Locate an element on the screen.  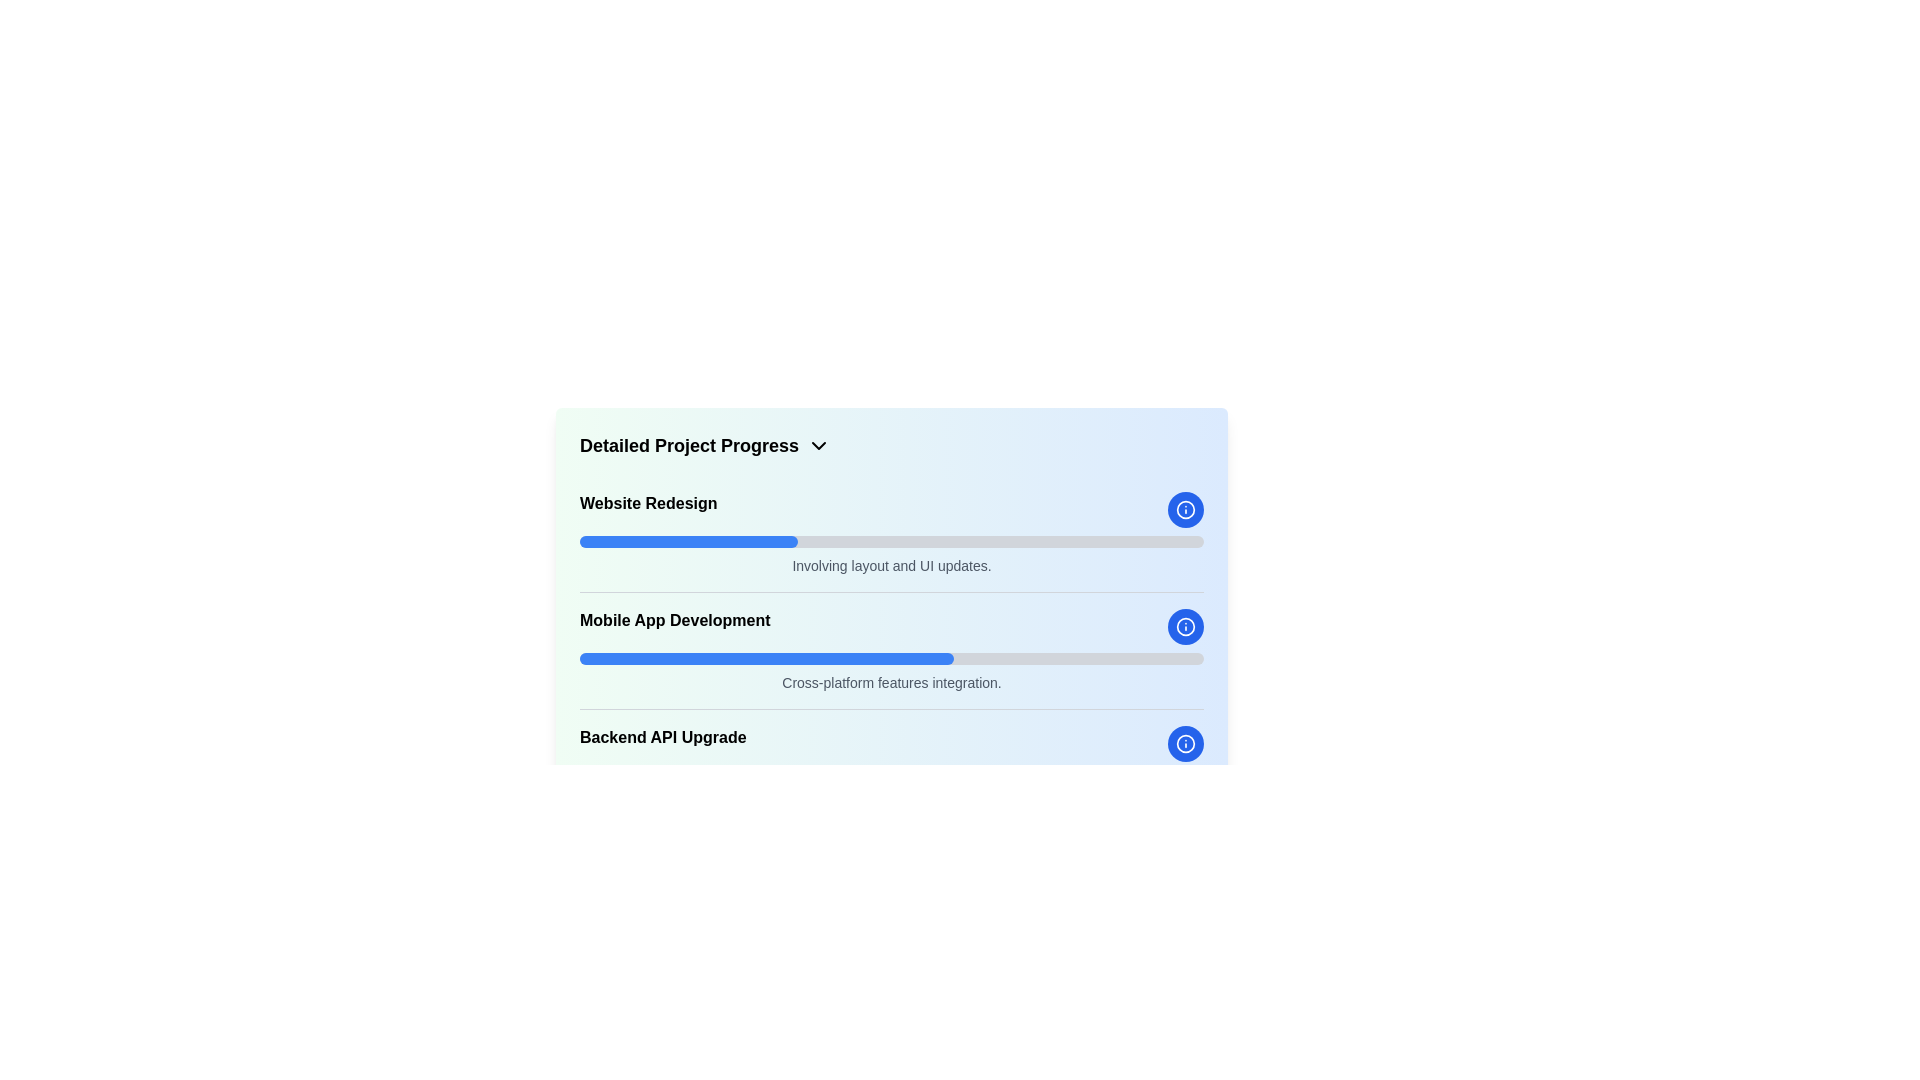
progress bar value is located at coordinates (897, 659).